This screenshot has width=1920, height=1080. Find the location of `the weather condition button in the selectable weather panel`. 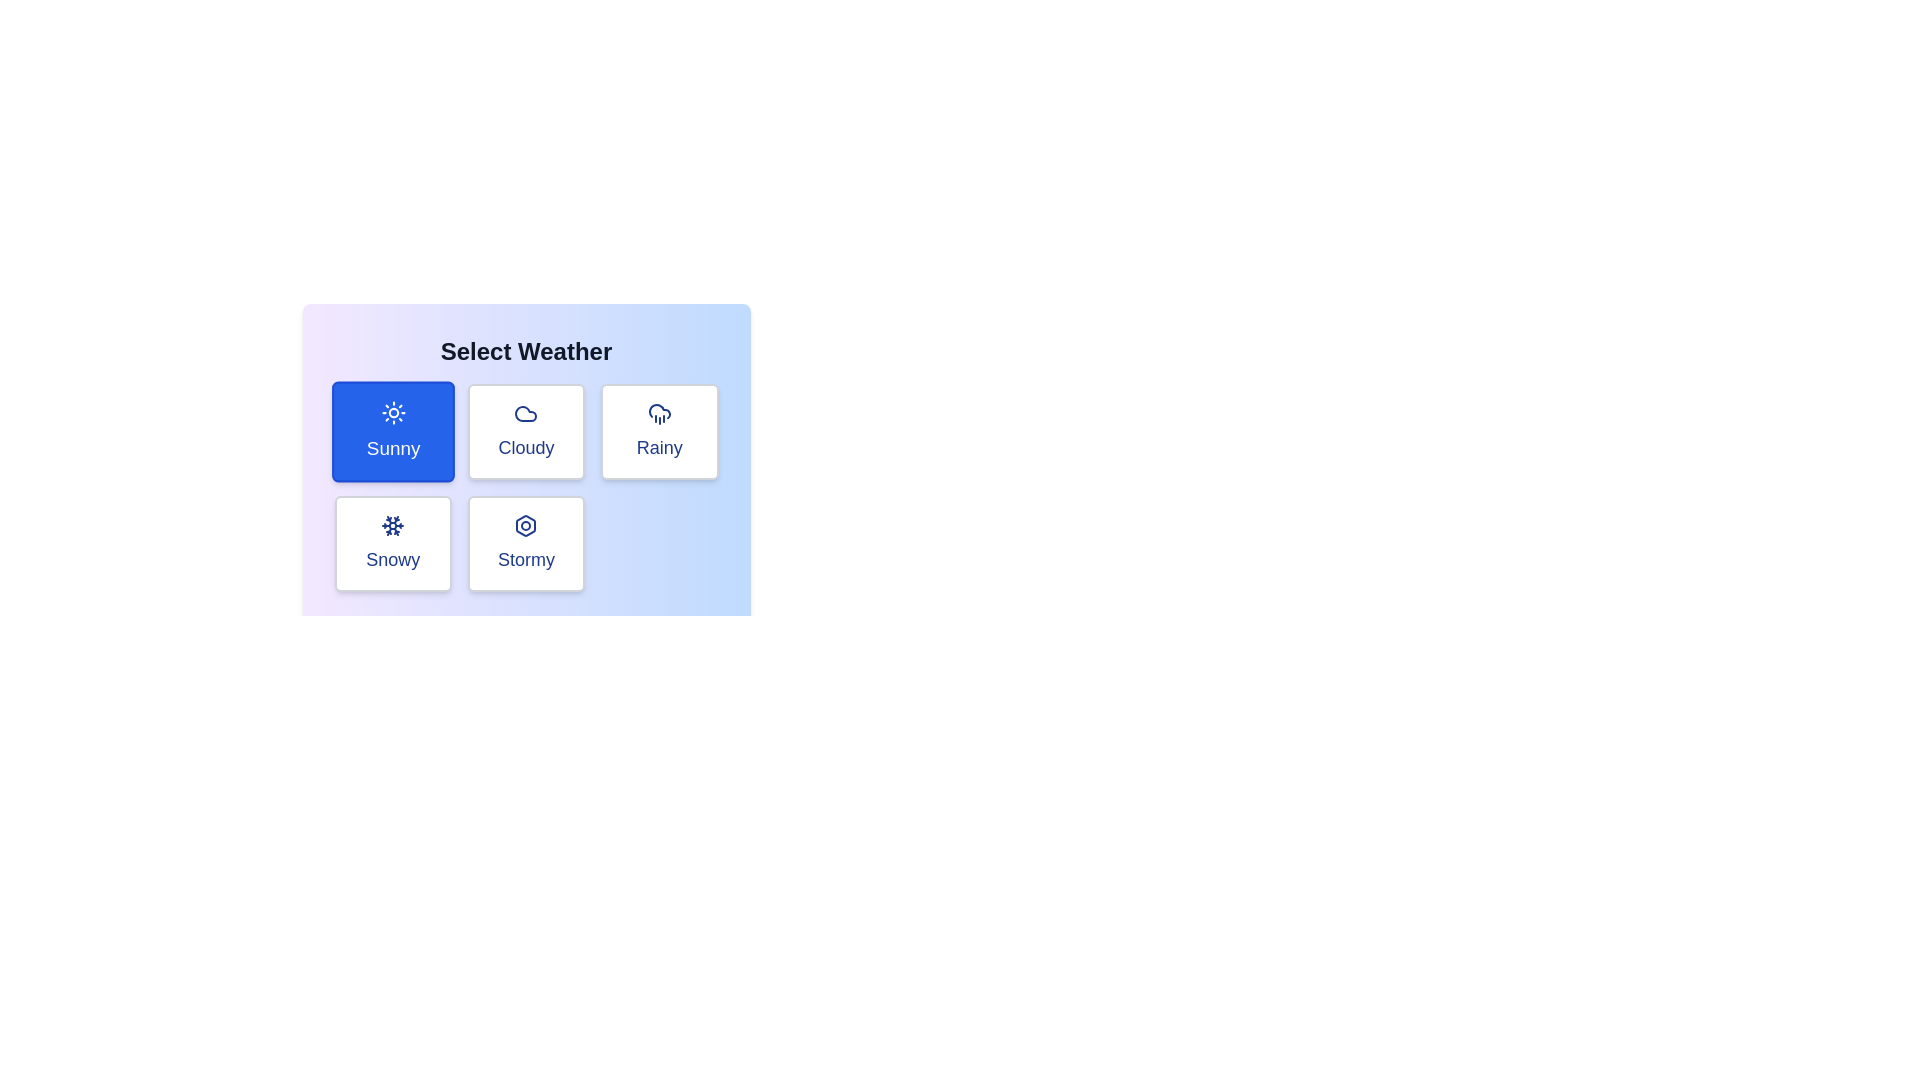

the weather condition button in the selectable weather panel is located at coordinates (526, 446).